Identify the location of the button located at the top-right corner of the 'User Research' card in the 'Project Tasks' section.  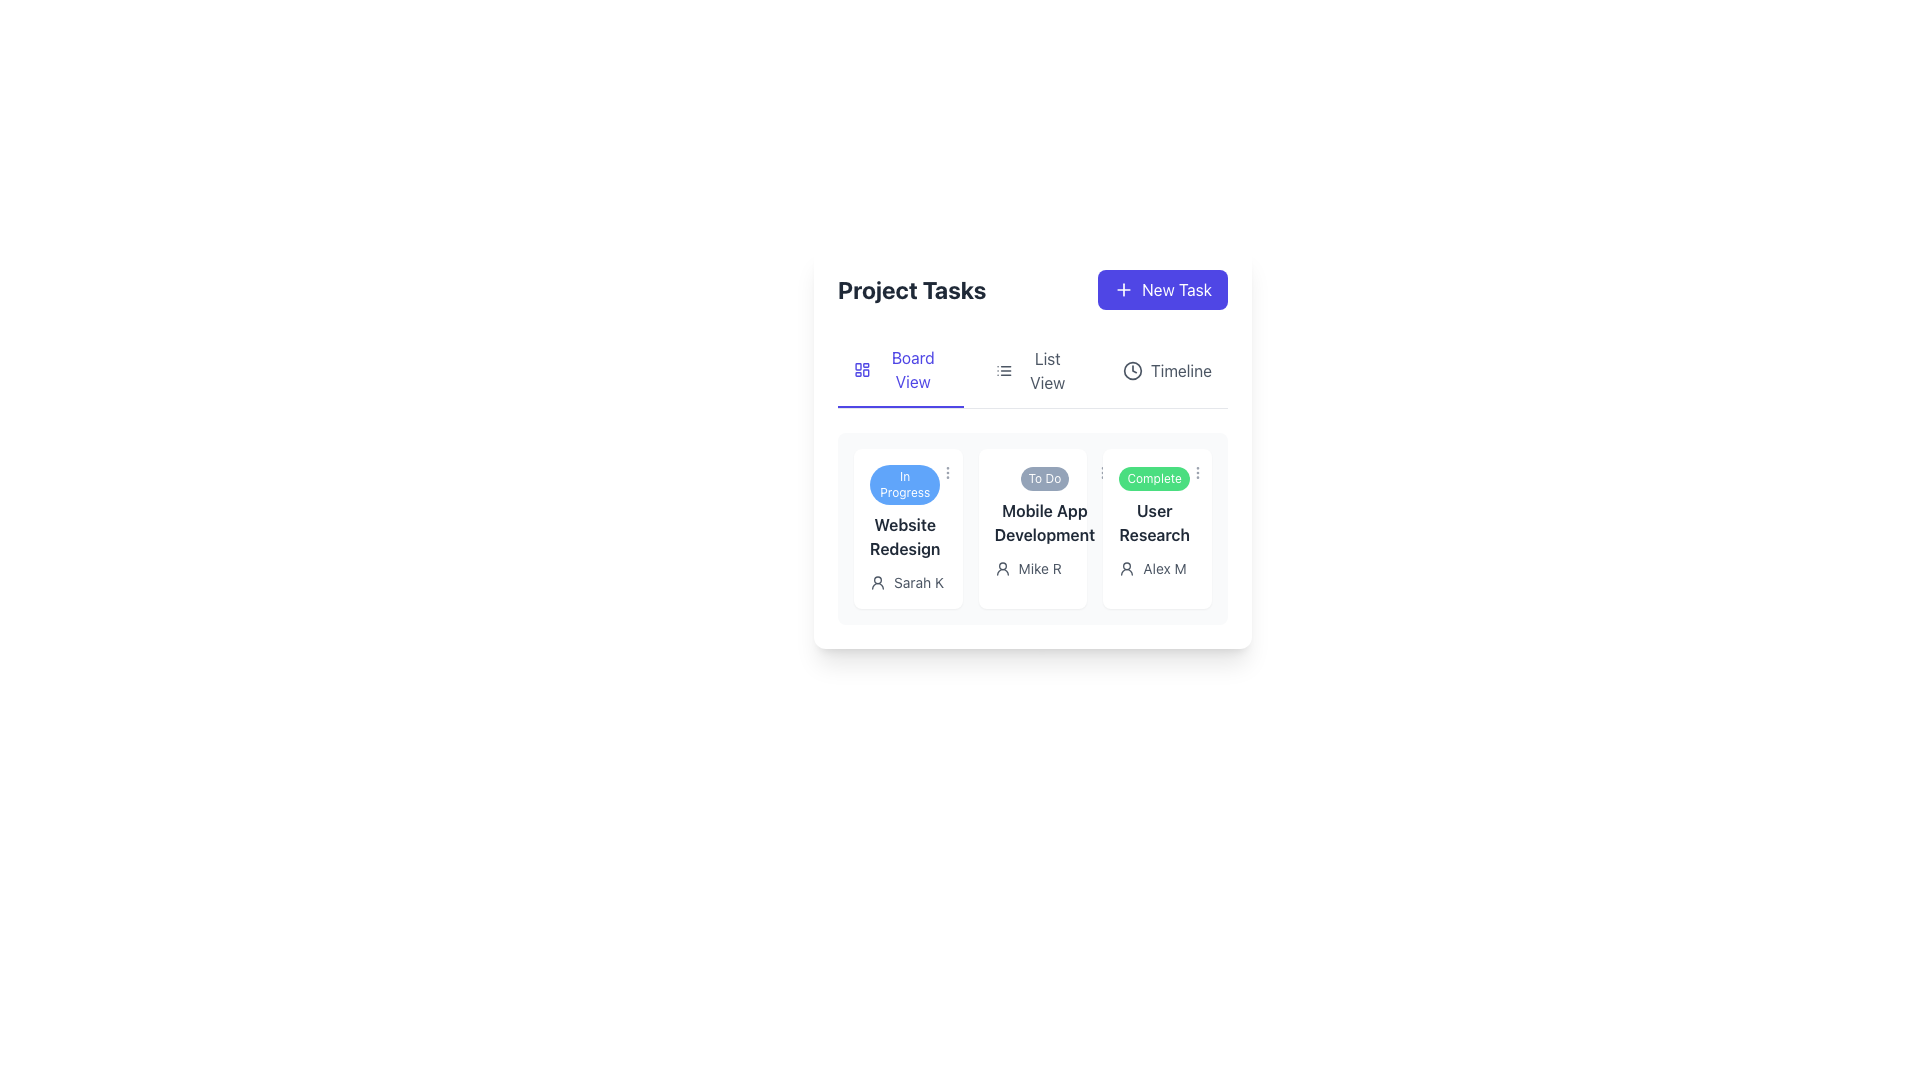
(1198, 473).